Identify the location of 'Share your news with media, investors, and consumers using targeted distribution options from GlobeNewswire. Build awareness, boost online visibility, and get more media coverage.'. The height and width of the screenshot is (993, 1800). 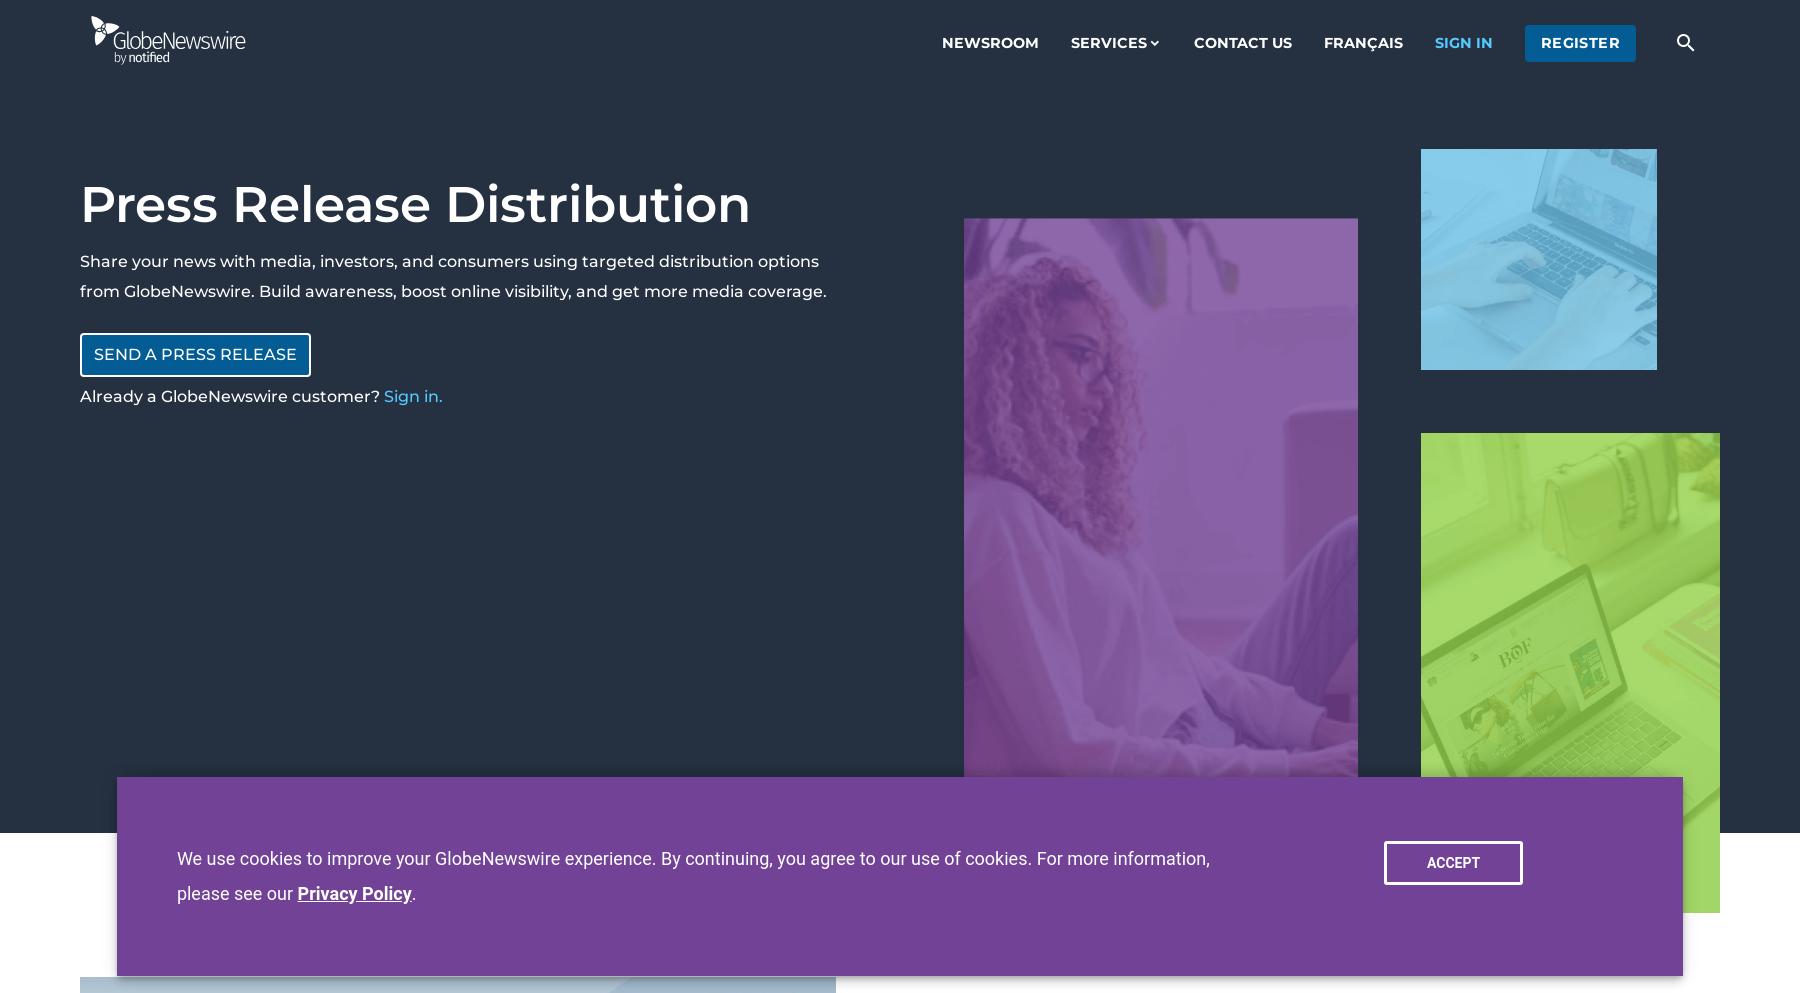
(452, 276).